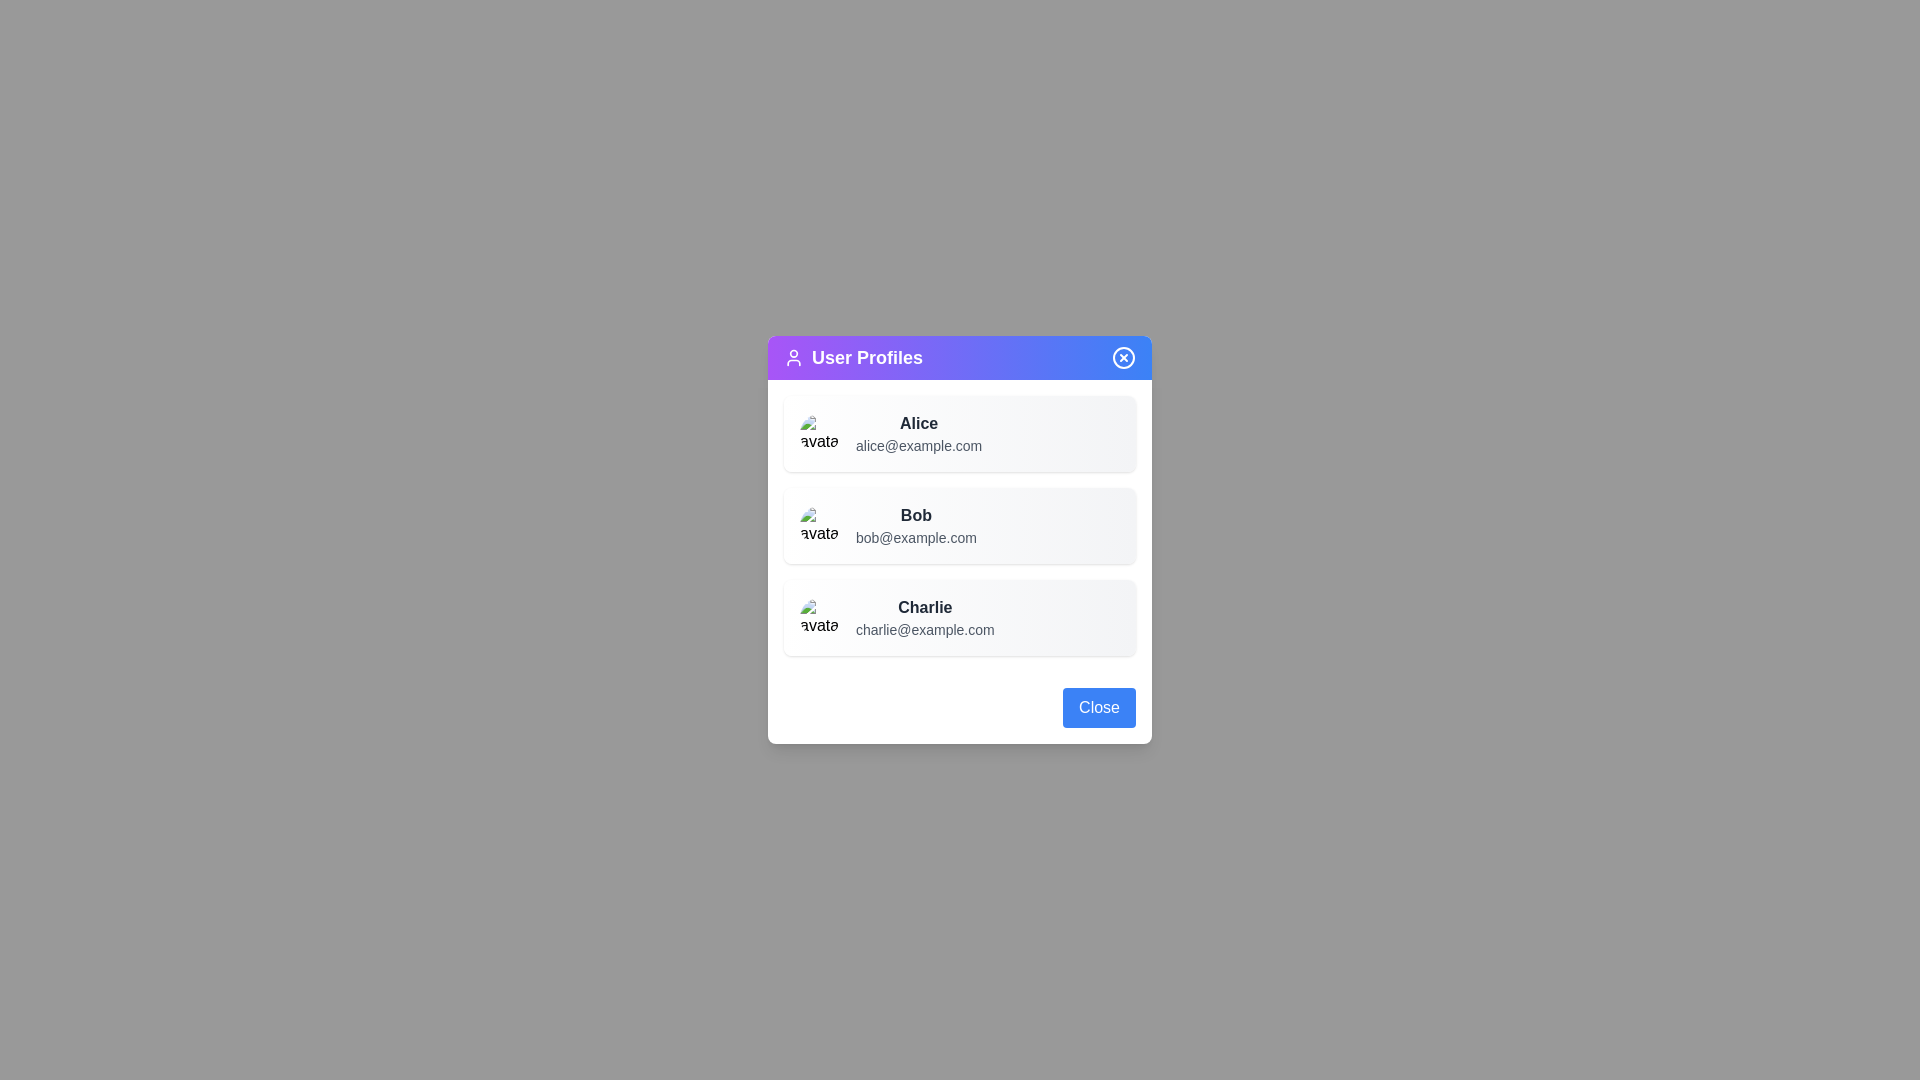 The image size is (1920, 1080). What do you see at coordinates (820, 433) in the screenshot?
I see `the avatar of Alice to inspect their profile` at bounding box center [820, 433].